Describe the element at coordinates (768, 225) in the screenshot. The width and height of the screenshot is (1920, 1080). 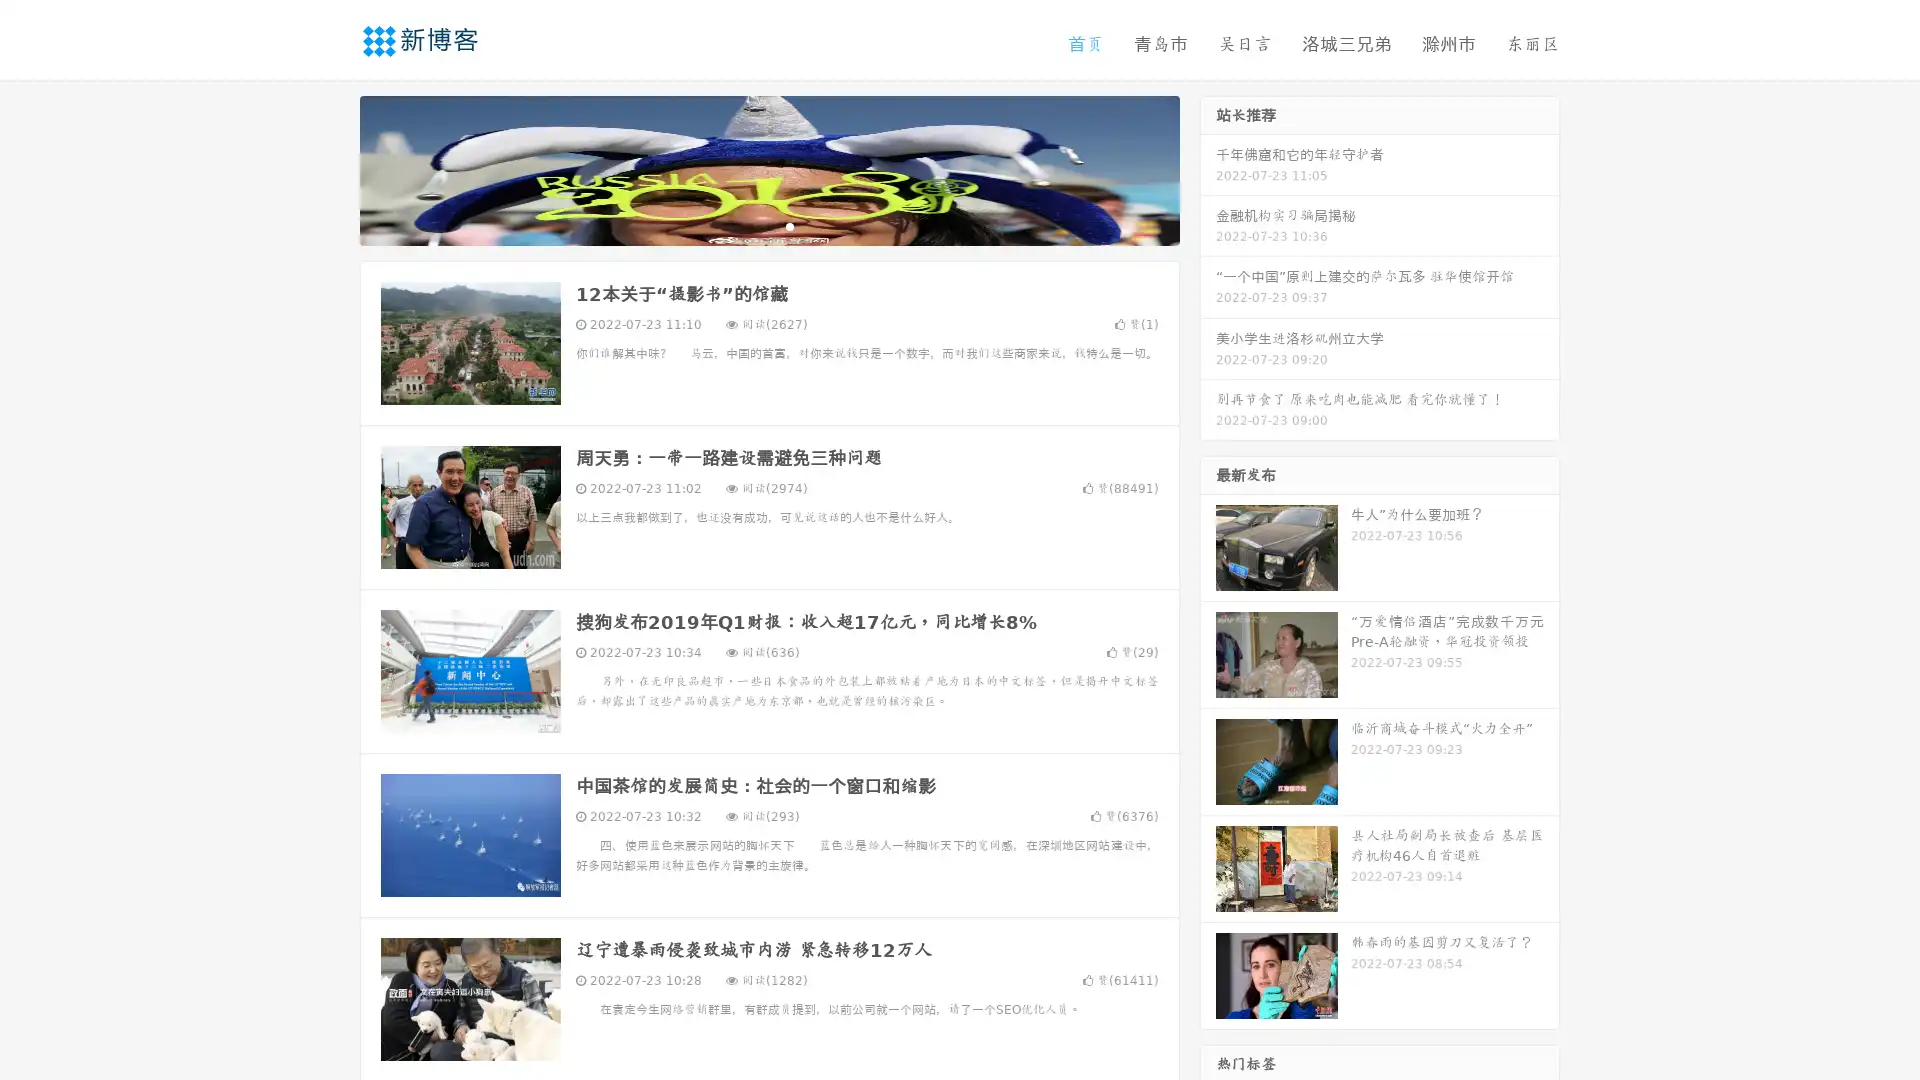
I see `Go to slide 2` at that location.